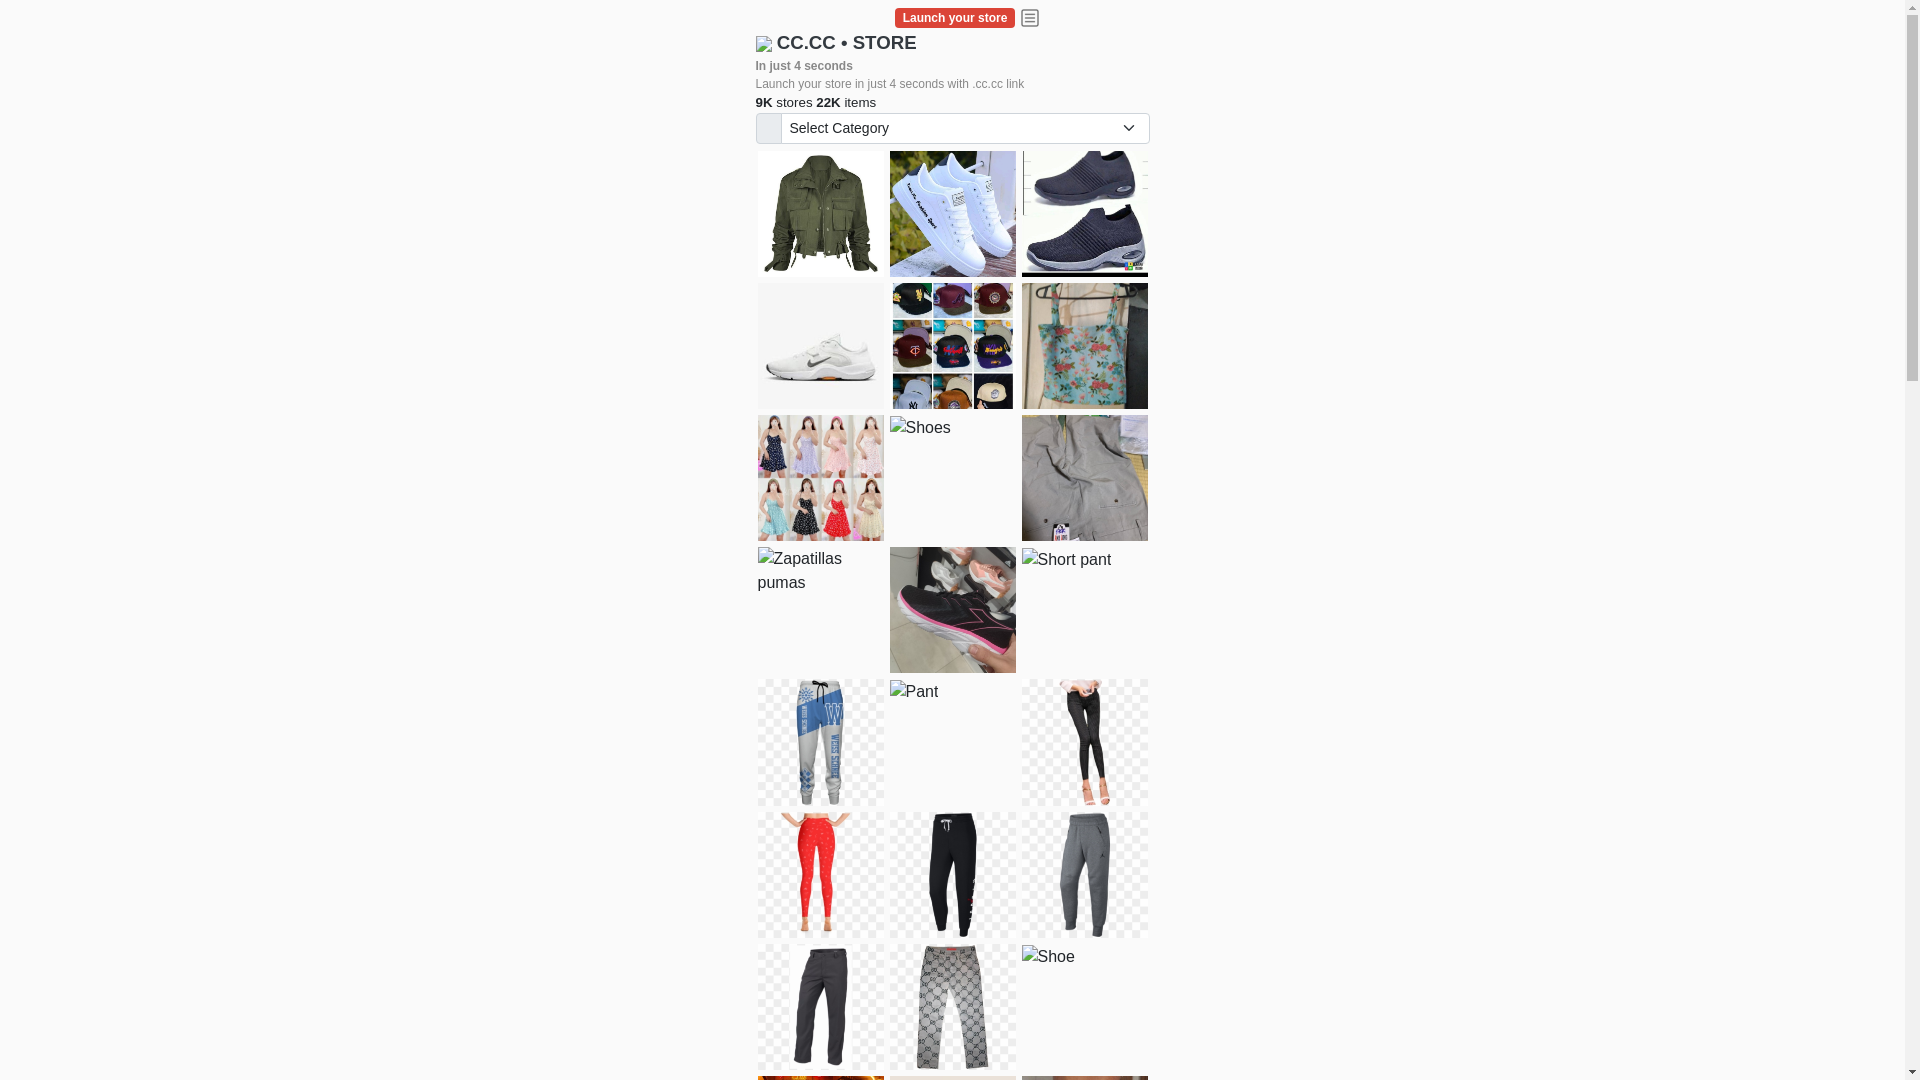 The image size is (1920, 1080). What do you see at coordinates (1022, 955) in the screenshot?
I see `'Shoe'` at bounding box center [1022, 955].